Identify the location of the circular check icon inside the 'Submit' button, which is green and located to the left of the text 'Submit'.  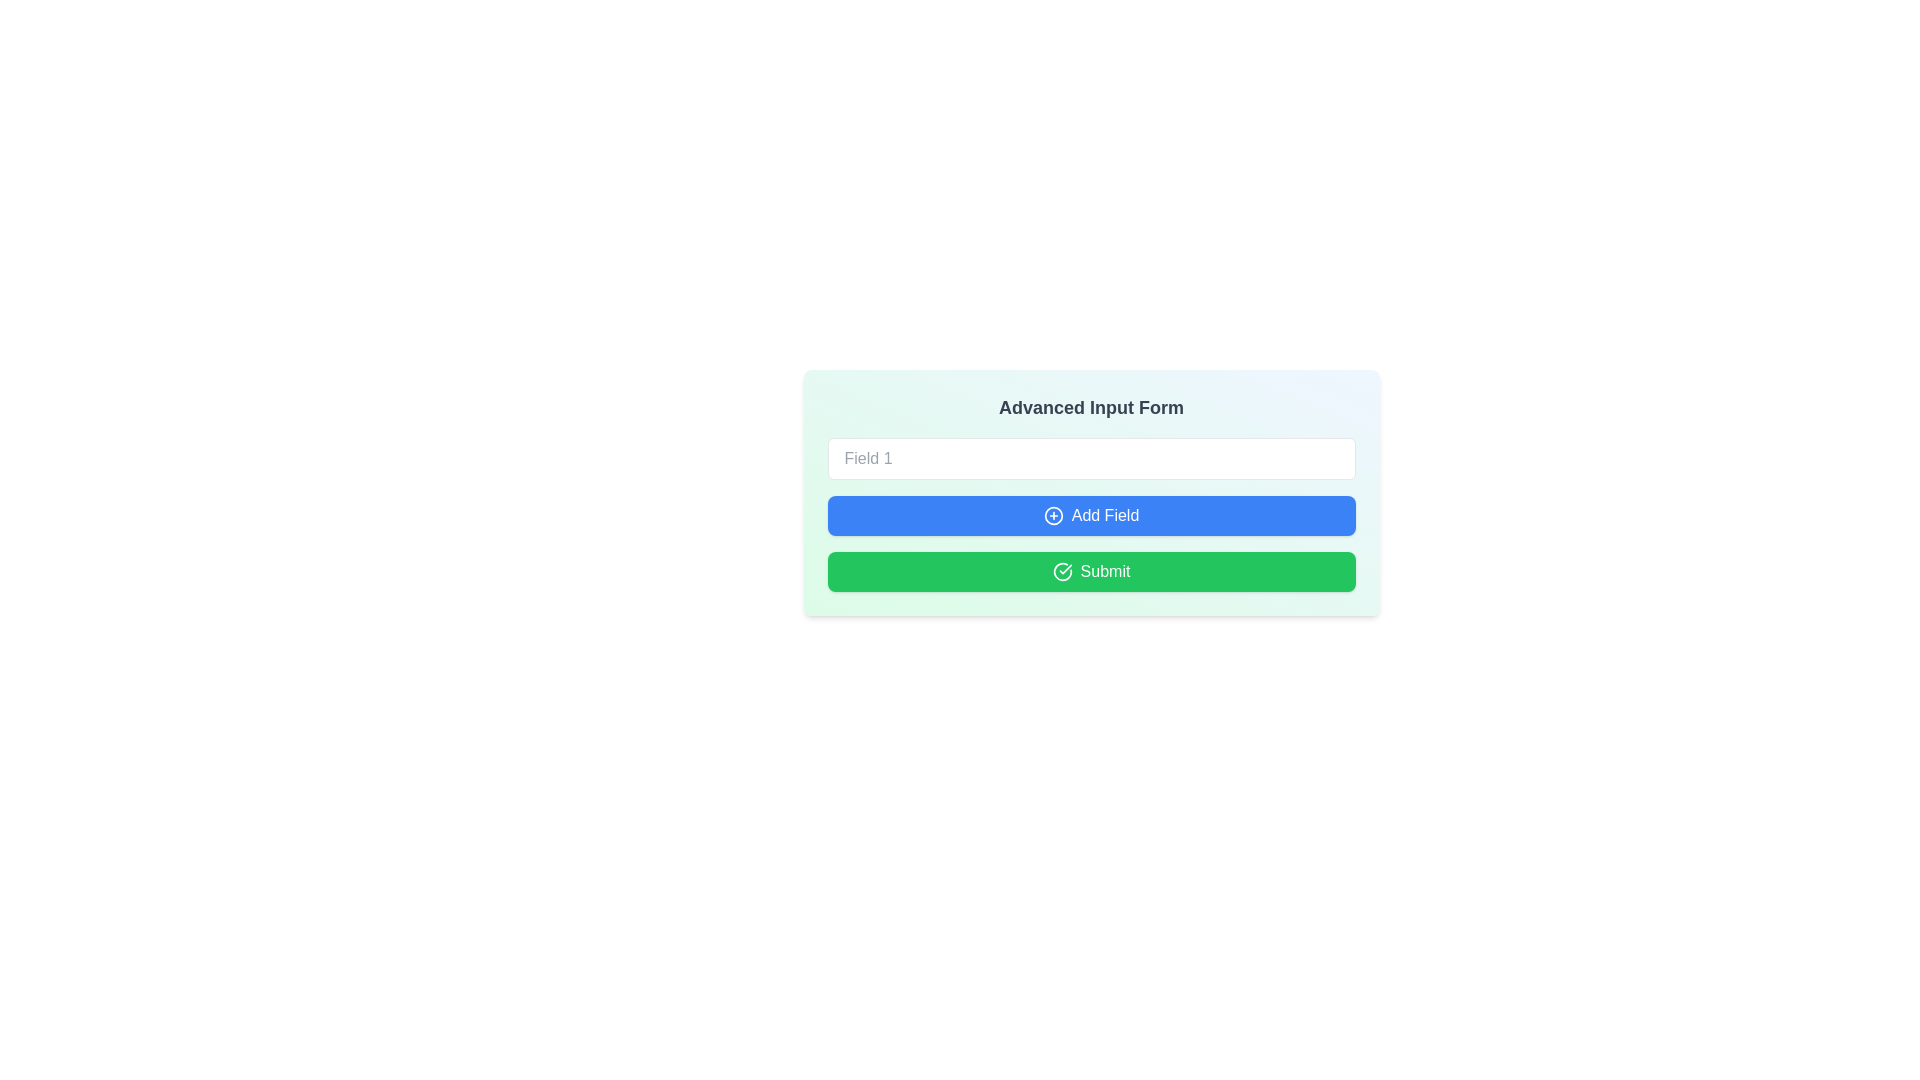
(1061, 571).